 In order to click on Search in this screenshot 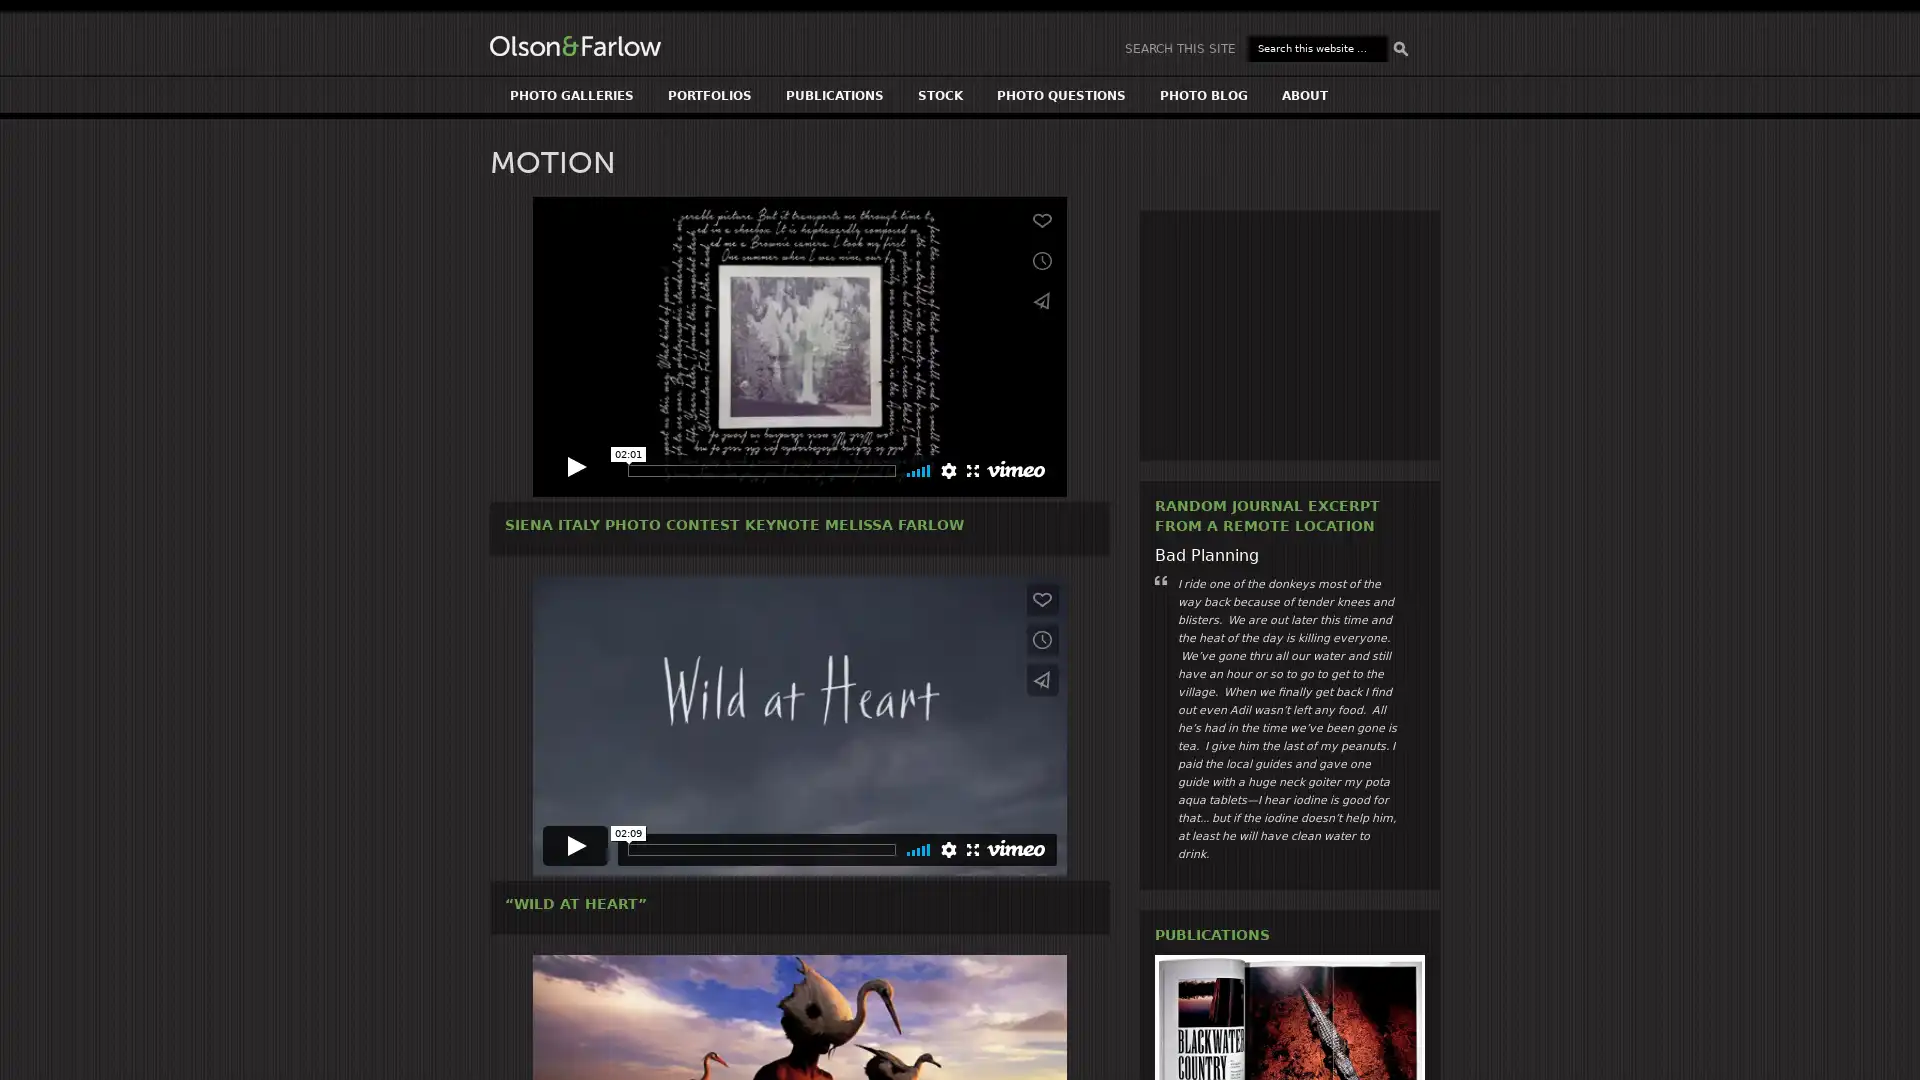, I will do `click(1400, 48)`.